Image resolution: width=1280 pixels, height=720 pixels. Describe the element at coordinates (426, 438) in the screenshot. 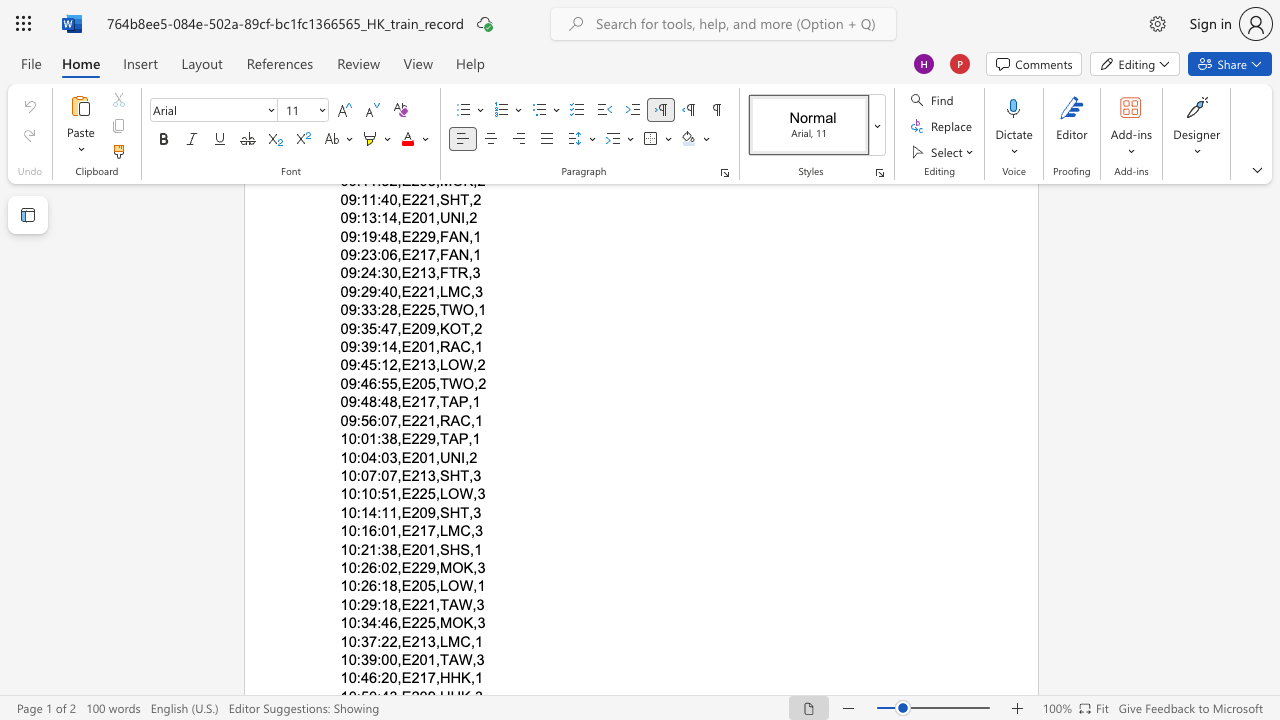

I see `the subset text "9," within the text "10:01:38,E229,TAP,1"` at that location.